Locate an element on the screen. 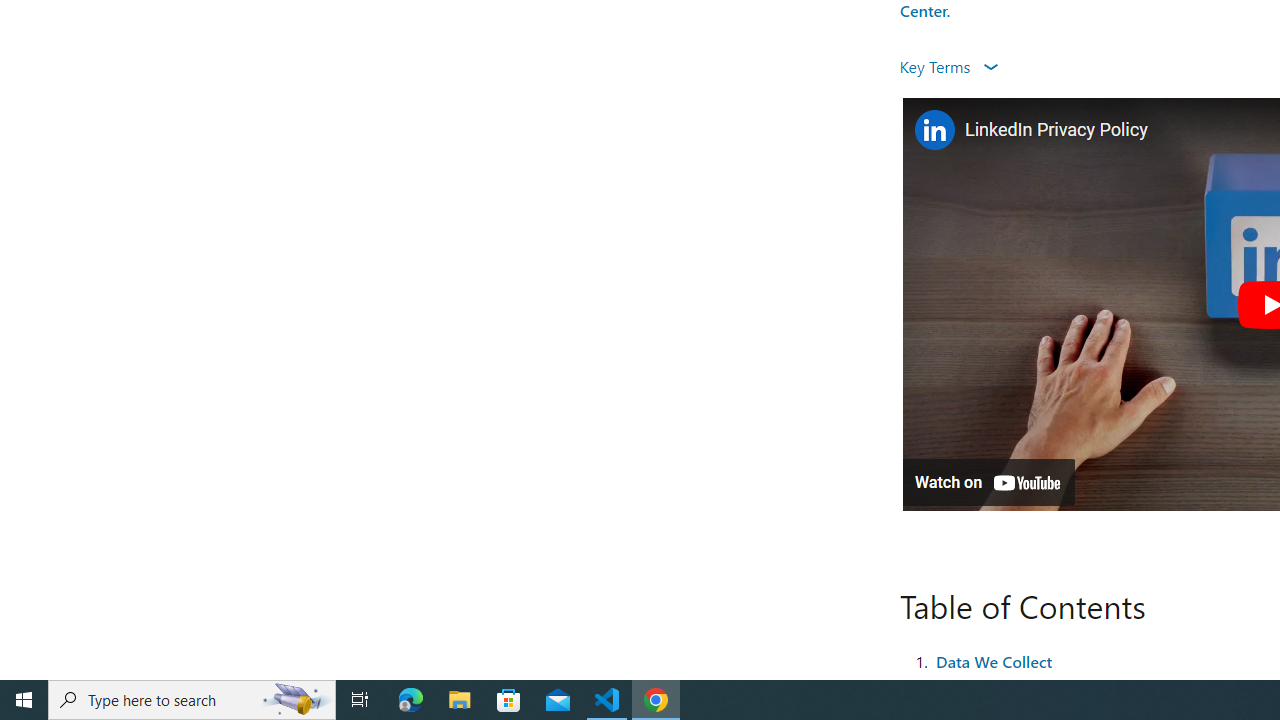  'Key Terms ' is located at coordinates (947, 65).